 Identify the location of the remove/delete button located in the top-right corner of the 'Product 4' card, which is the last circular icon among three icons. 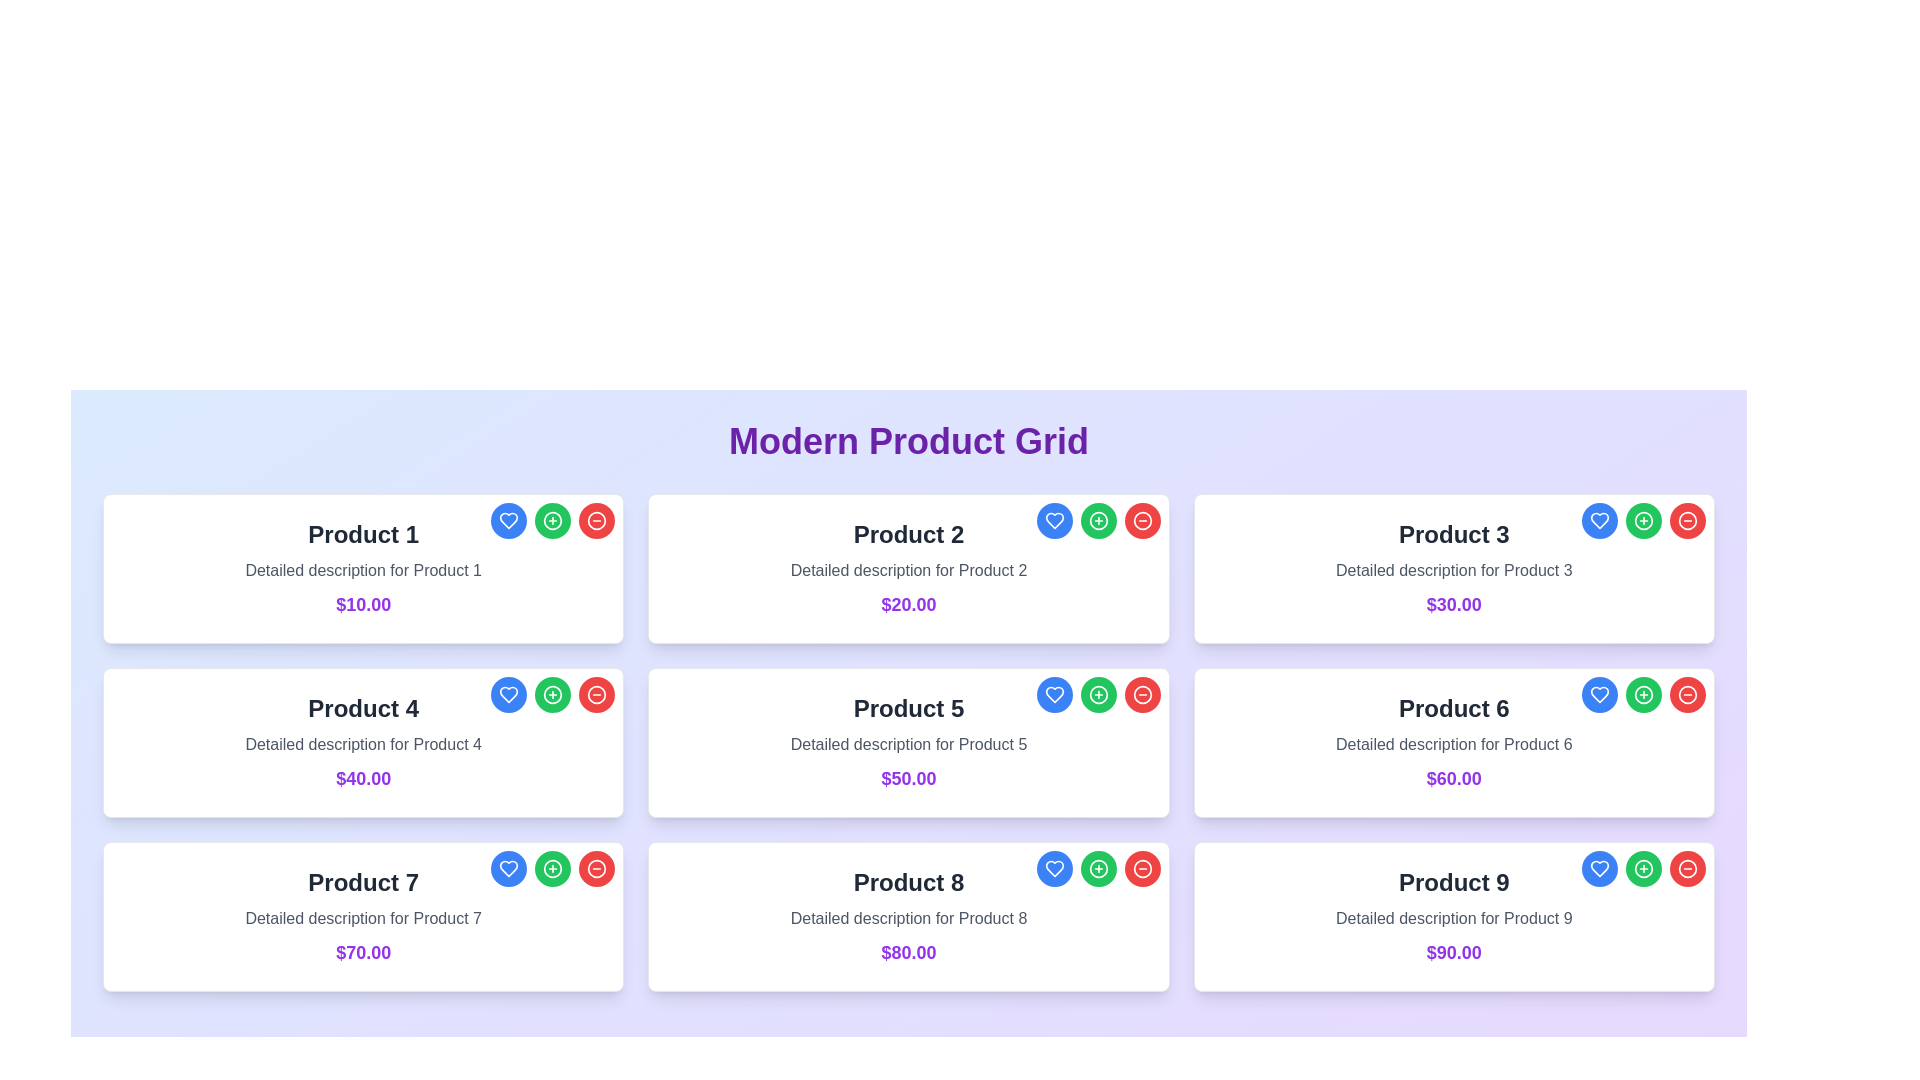
(596, 693).